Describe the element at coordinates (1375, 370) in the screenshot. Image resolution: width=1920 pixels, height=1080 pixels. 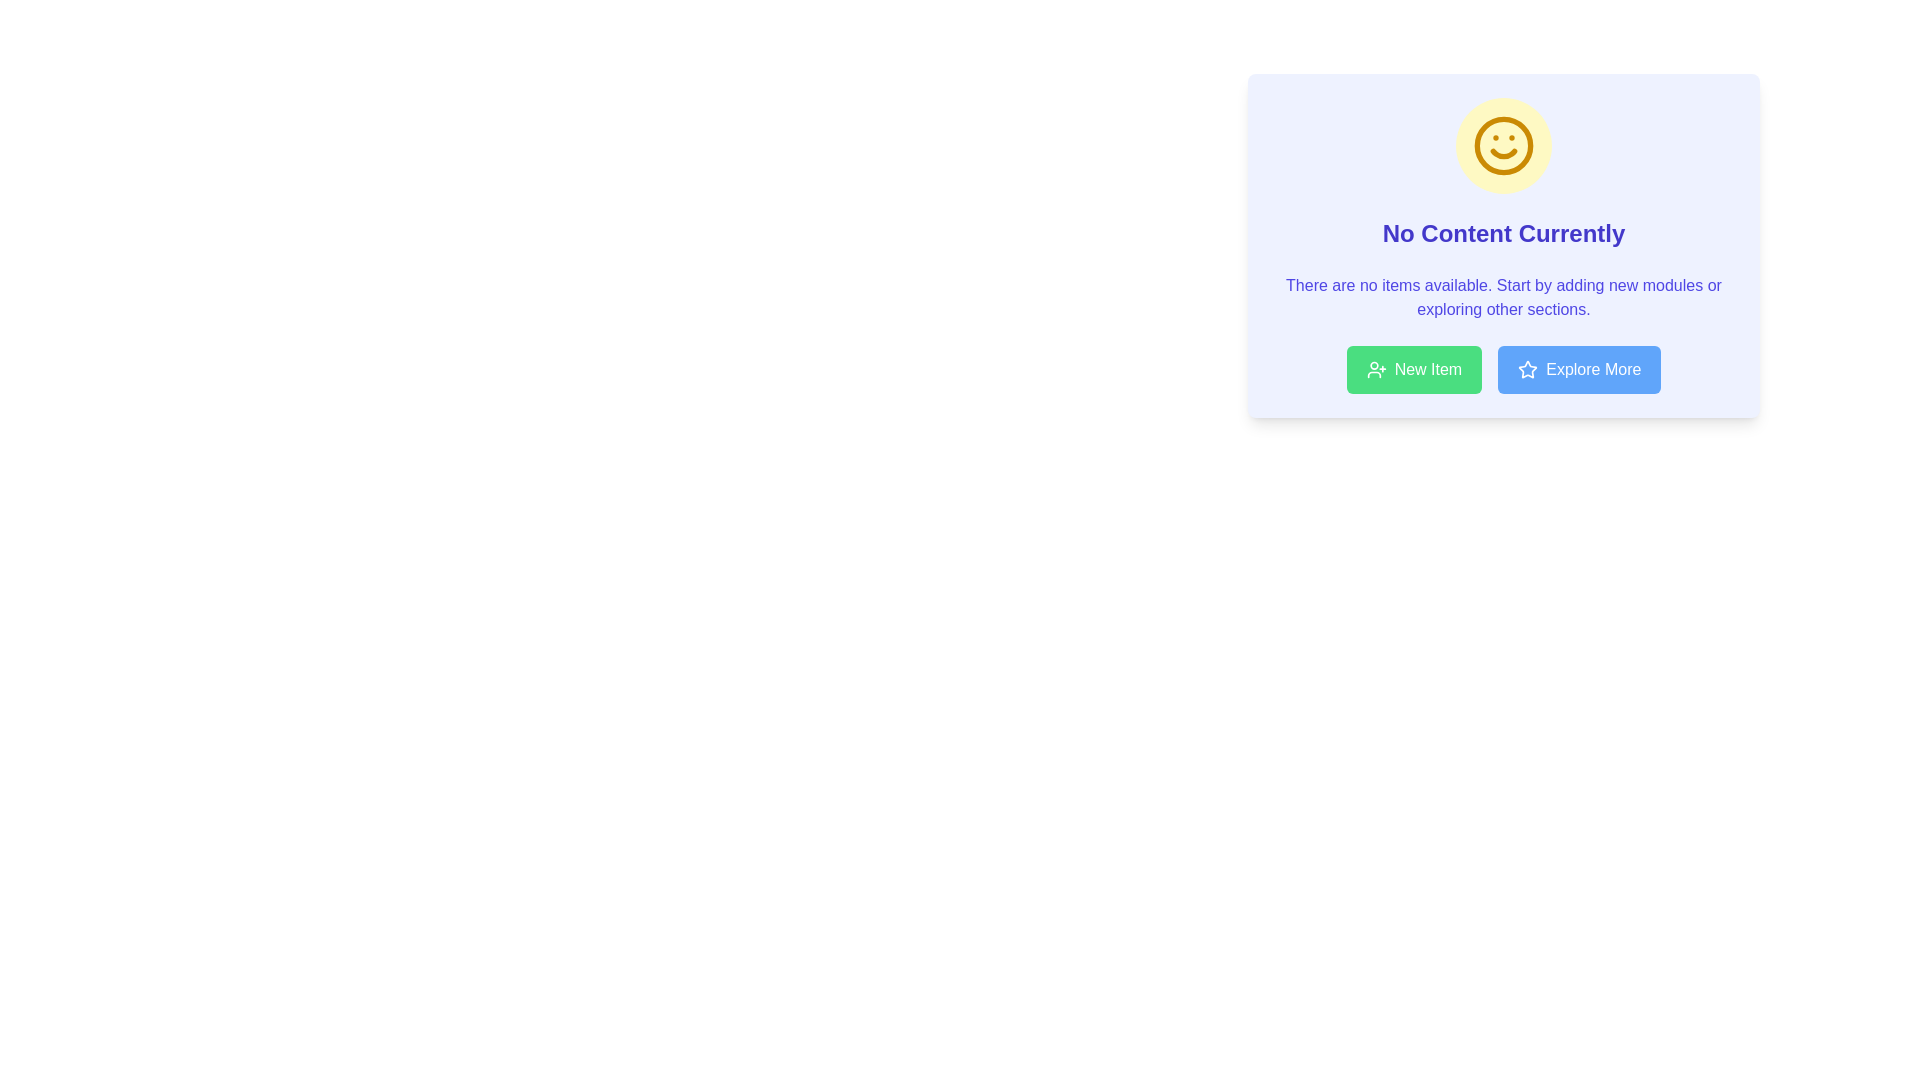
I see `the user profile icon with a plus symbol next to it, which is the first icon in the 'New Item' button located on the bottom left side of the central card` at that location.